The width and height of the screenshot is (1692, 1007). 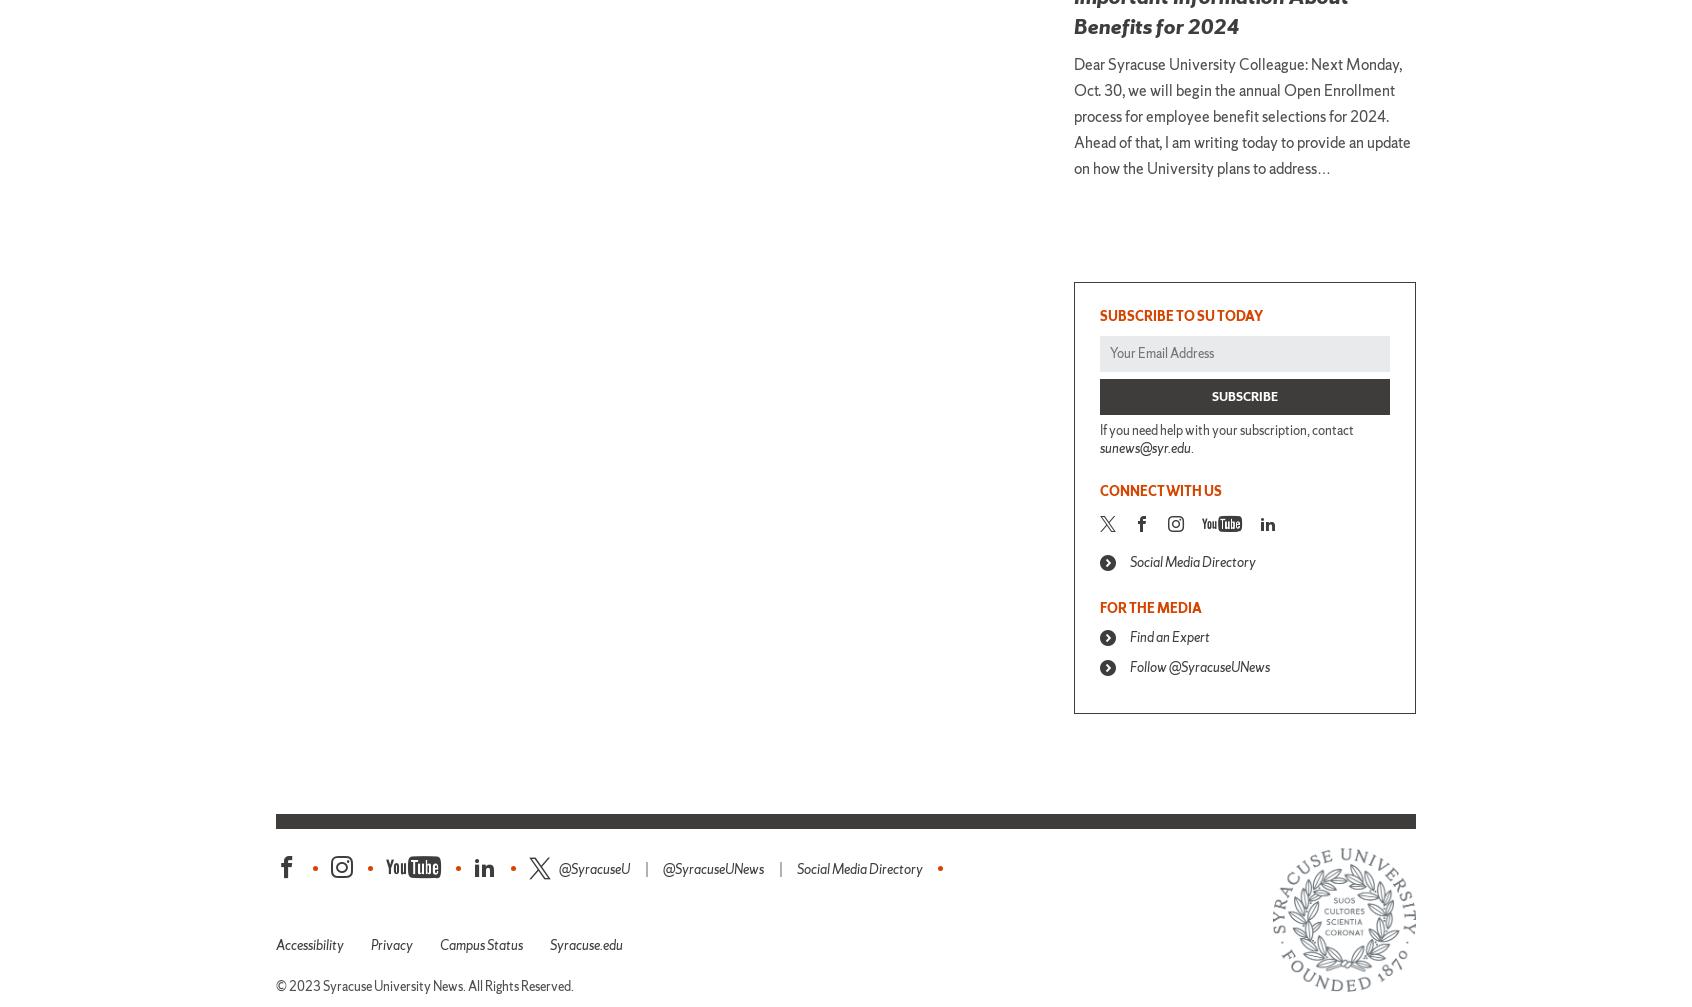 What do you see at coordinates (392, 943) in the screenshot?
I see `'Privacy'` at bounding box center [392, 943].